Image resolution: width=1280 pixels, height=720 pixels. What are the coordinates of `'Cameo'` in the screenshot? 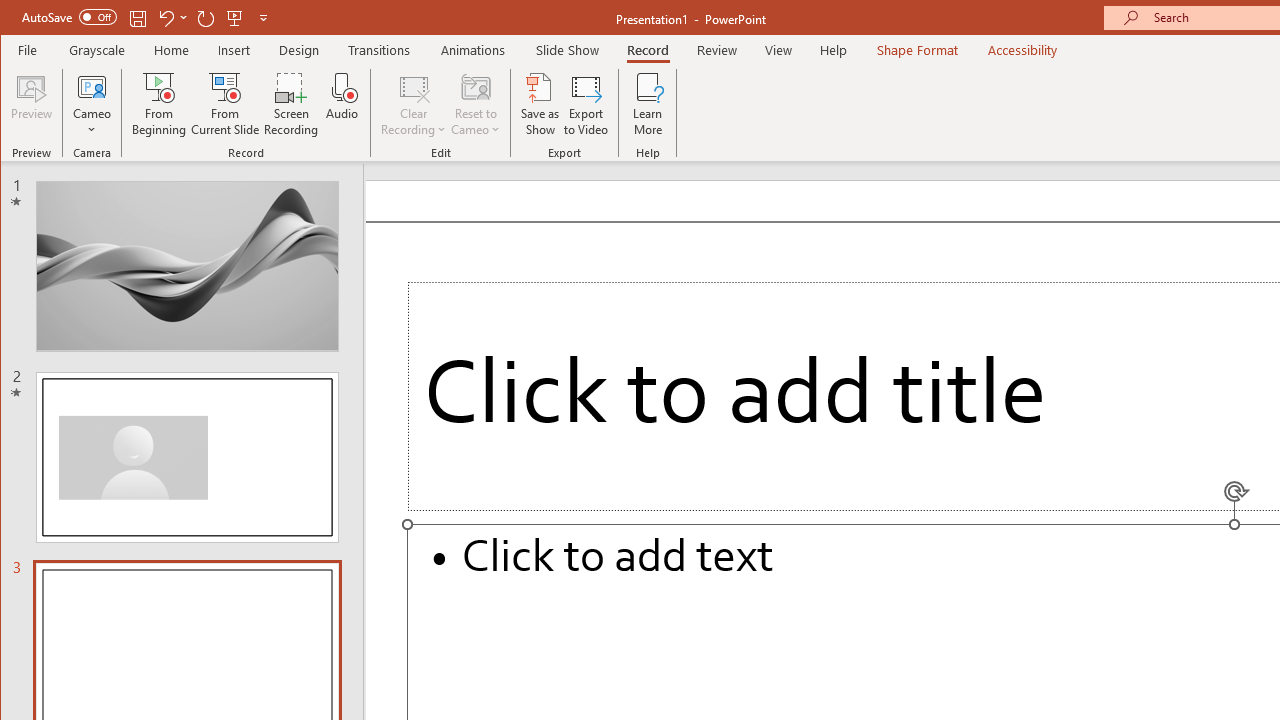 It's located at (91, 104).